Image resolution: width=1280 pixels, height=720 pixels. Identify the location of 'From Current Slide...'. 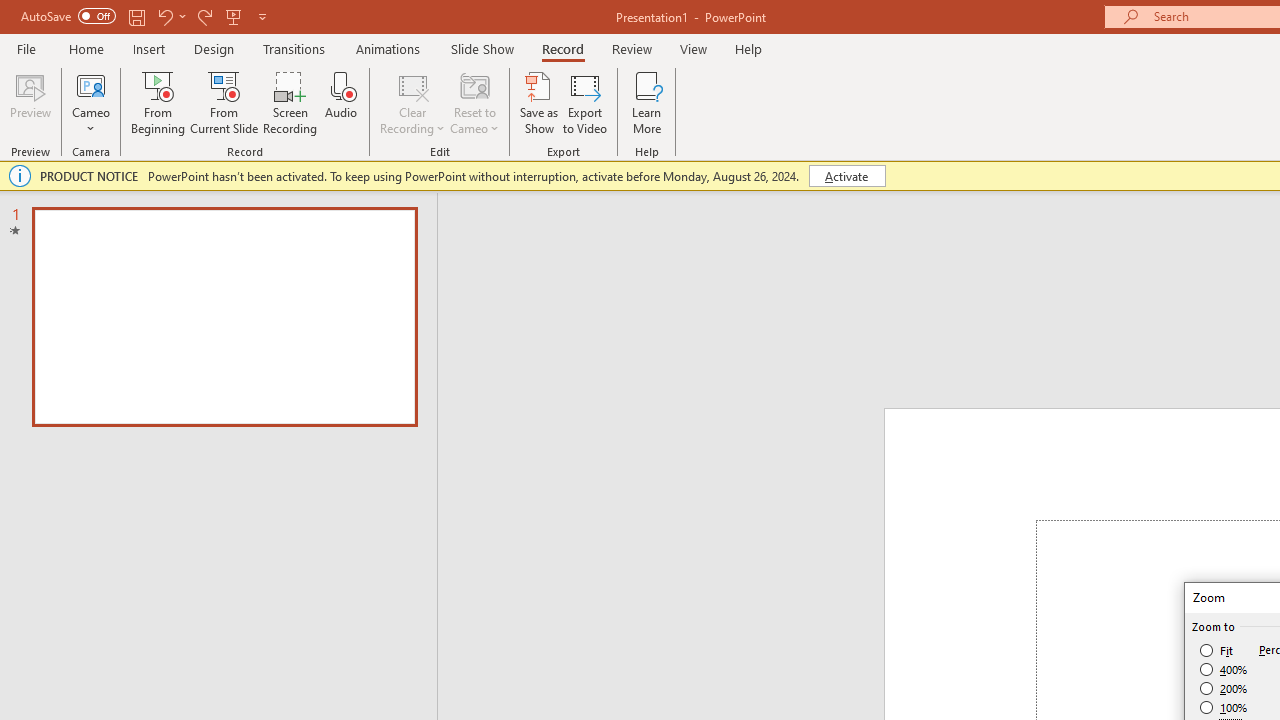
(224, 103).